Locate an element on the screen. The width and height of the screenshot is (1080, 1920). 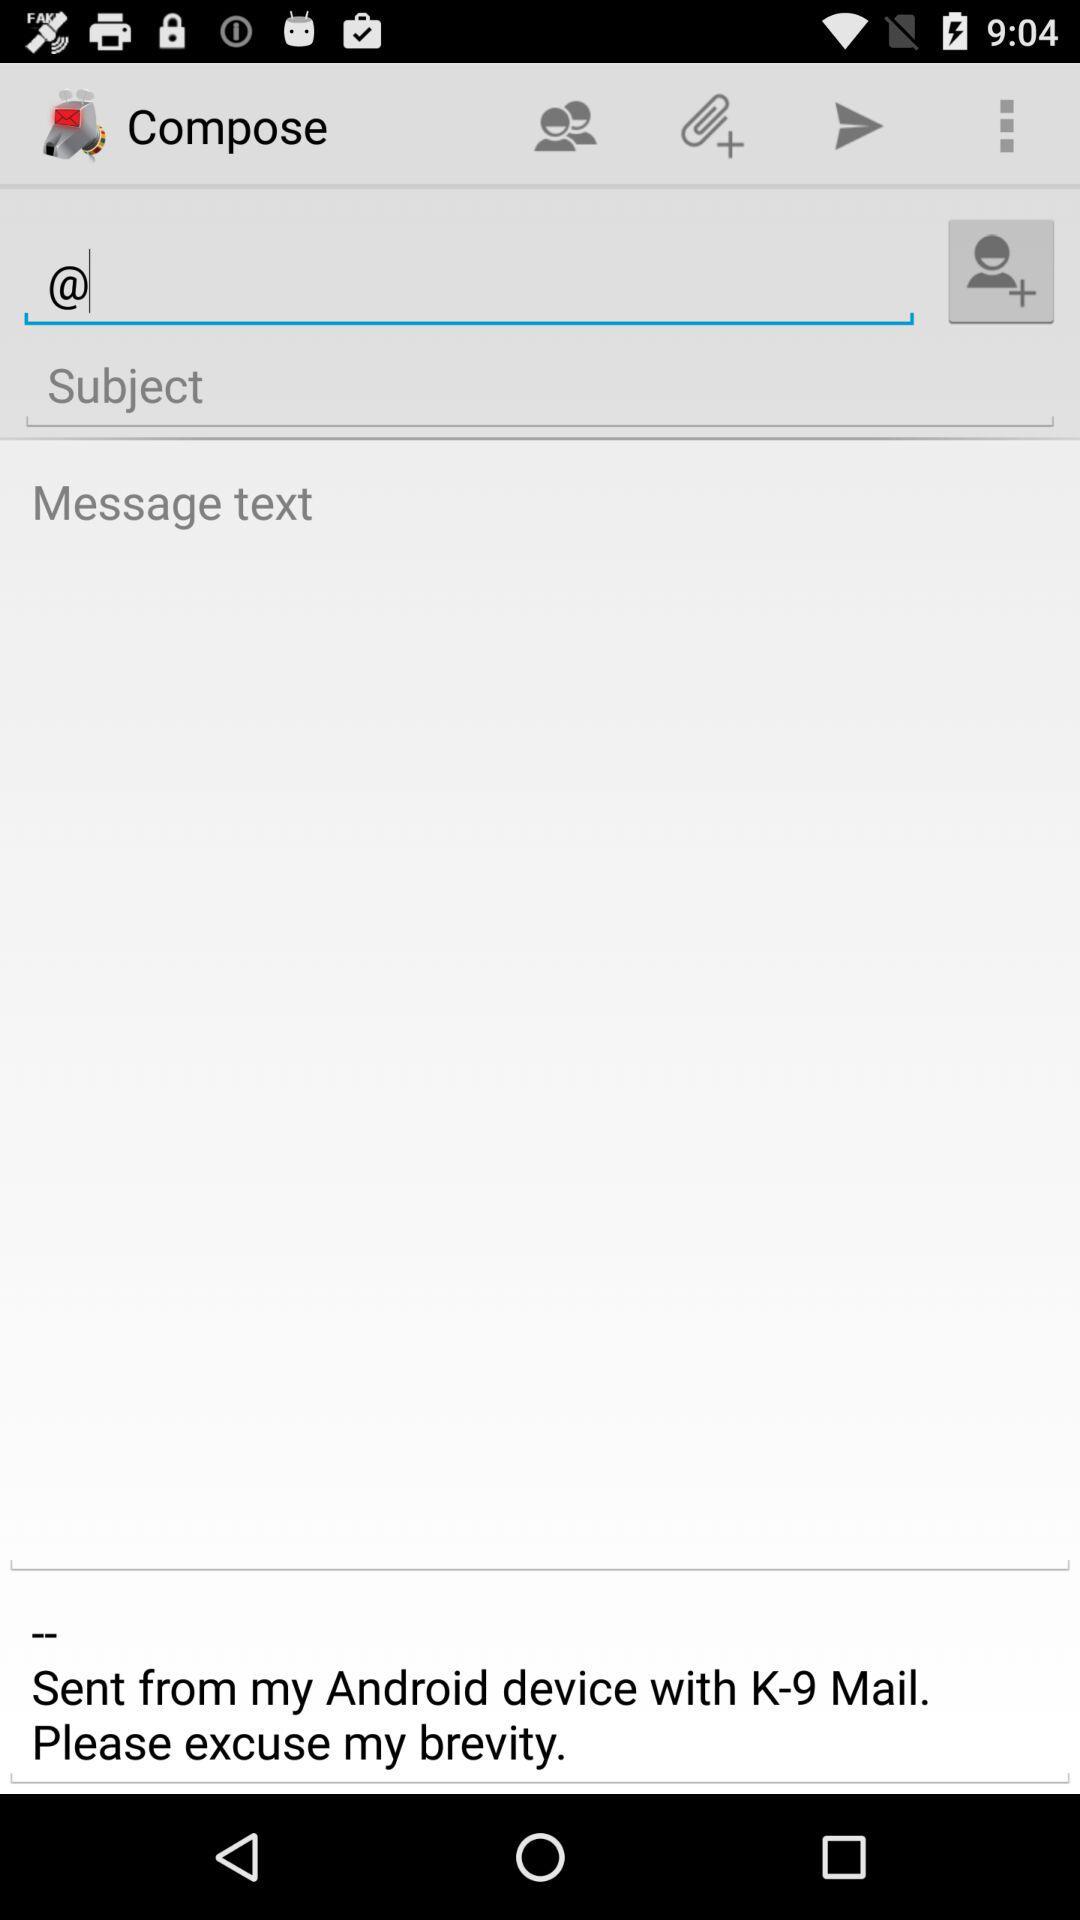
sent from my icon is located at coordinates (540, 1686).